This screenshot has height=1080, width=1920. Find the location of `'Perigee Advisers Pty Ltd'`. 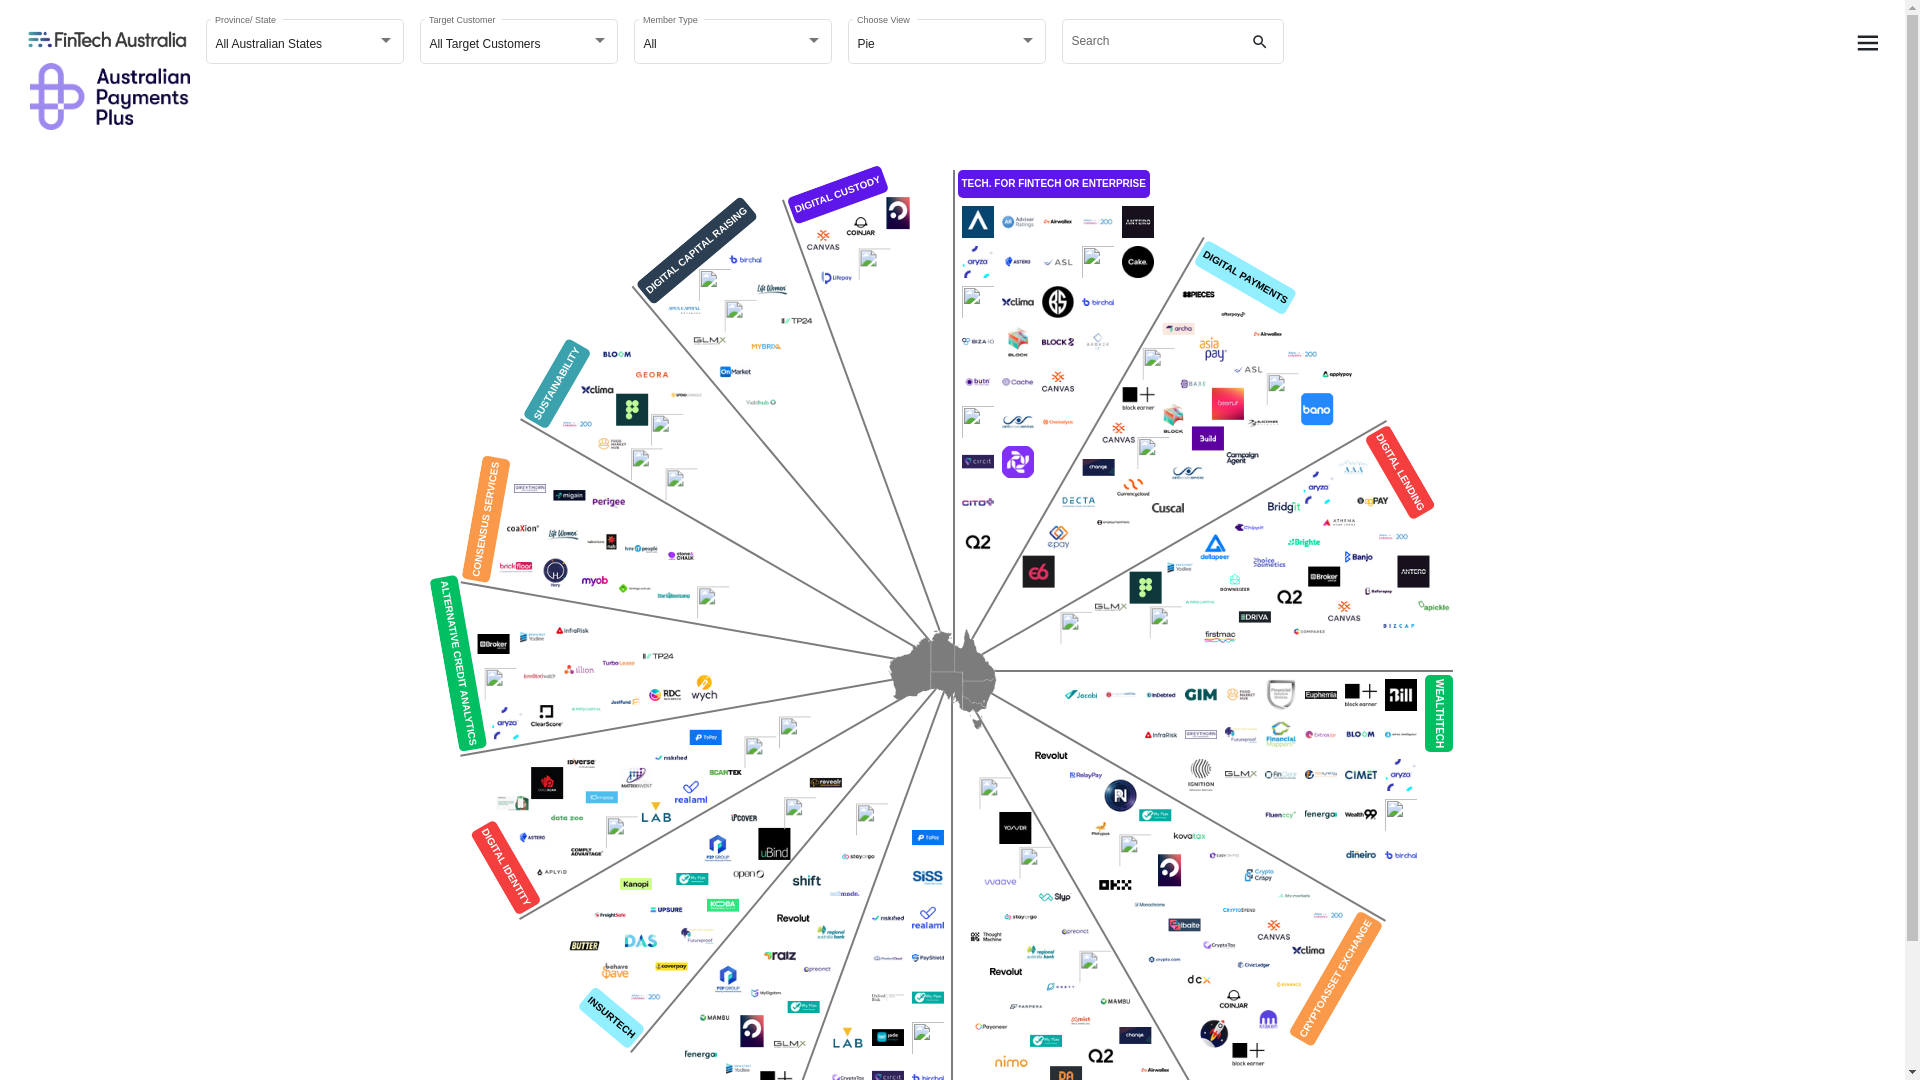

'Perigee Advisers Pty Ltd' is located at coordinates (607, 501).